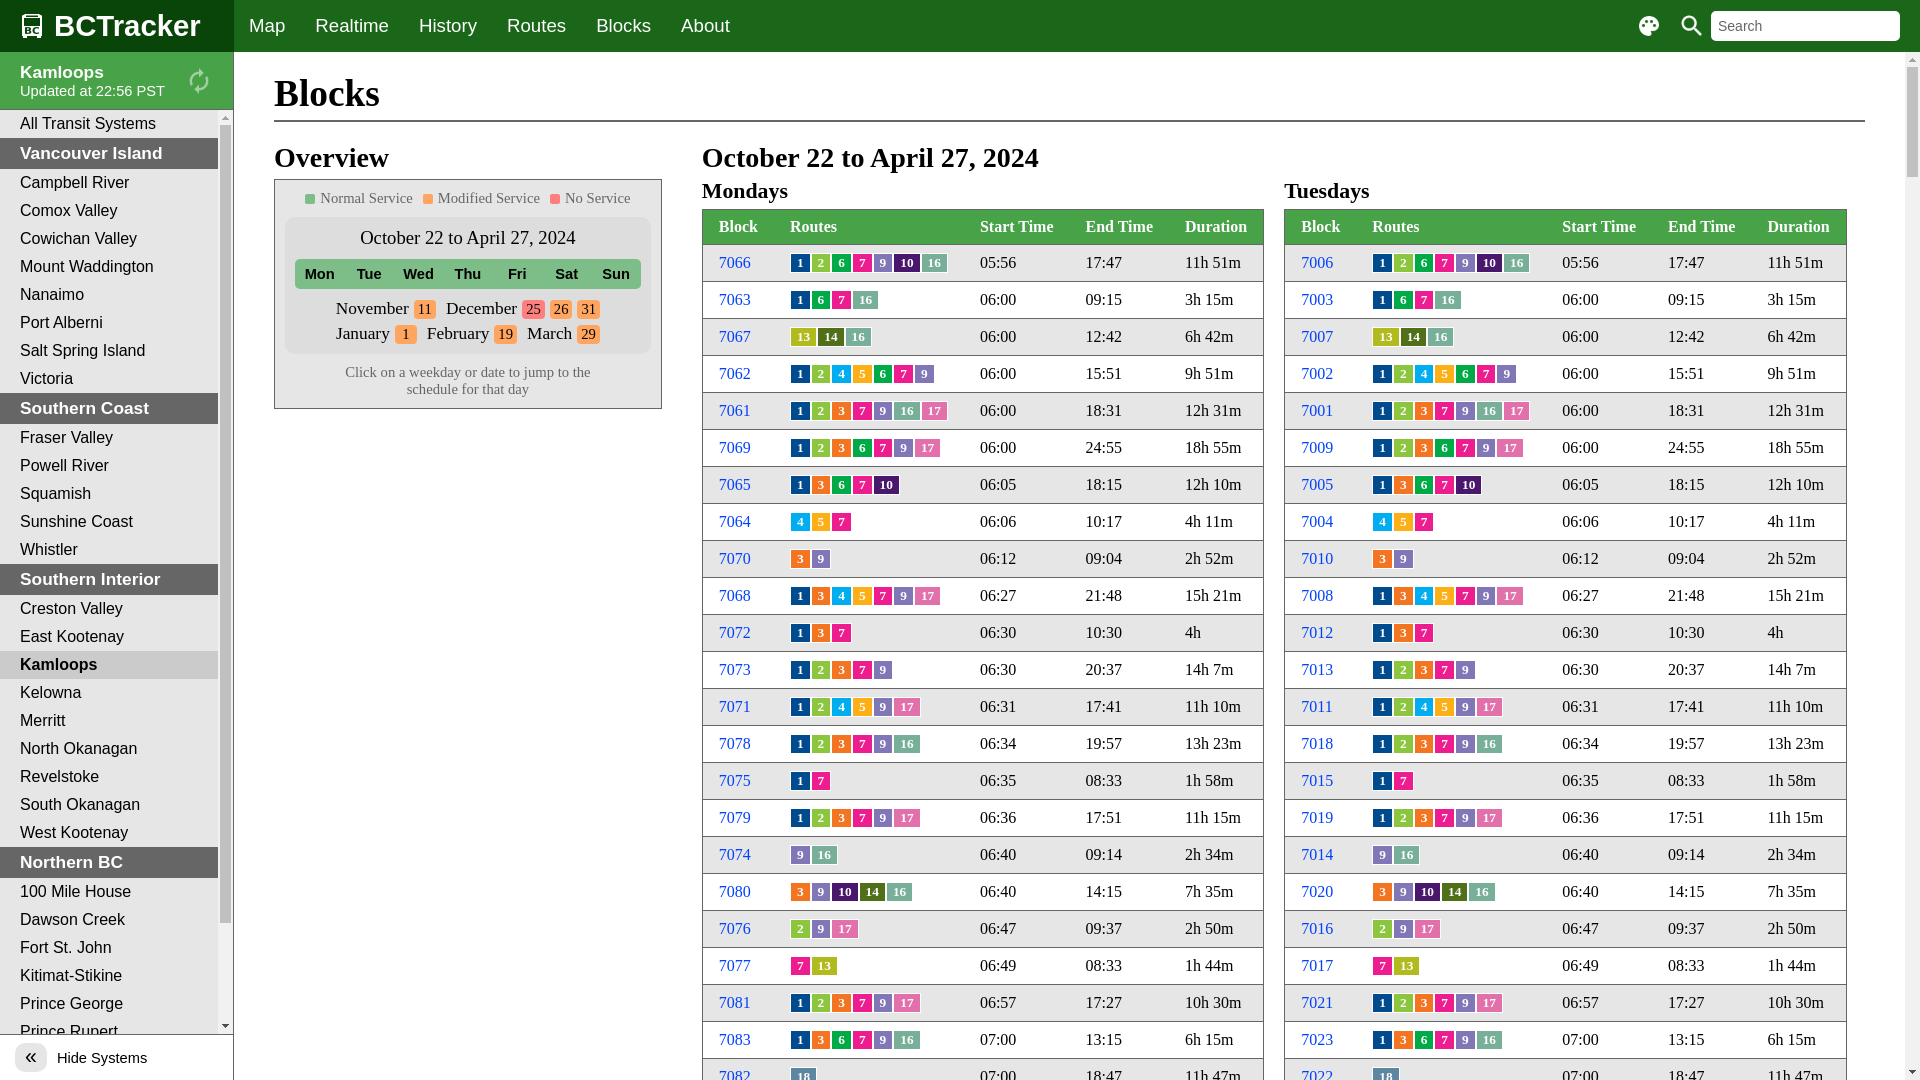  What do you see at coordinates (733, 520) in the screenshot?
I see `'7064'` at bounding box center [733, 520].